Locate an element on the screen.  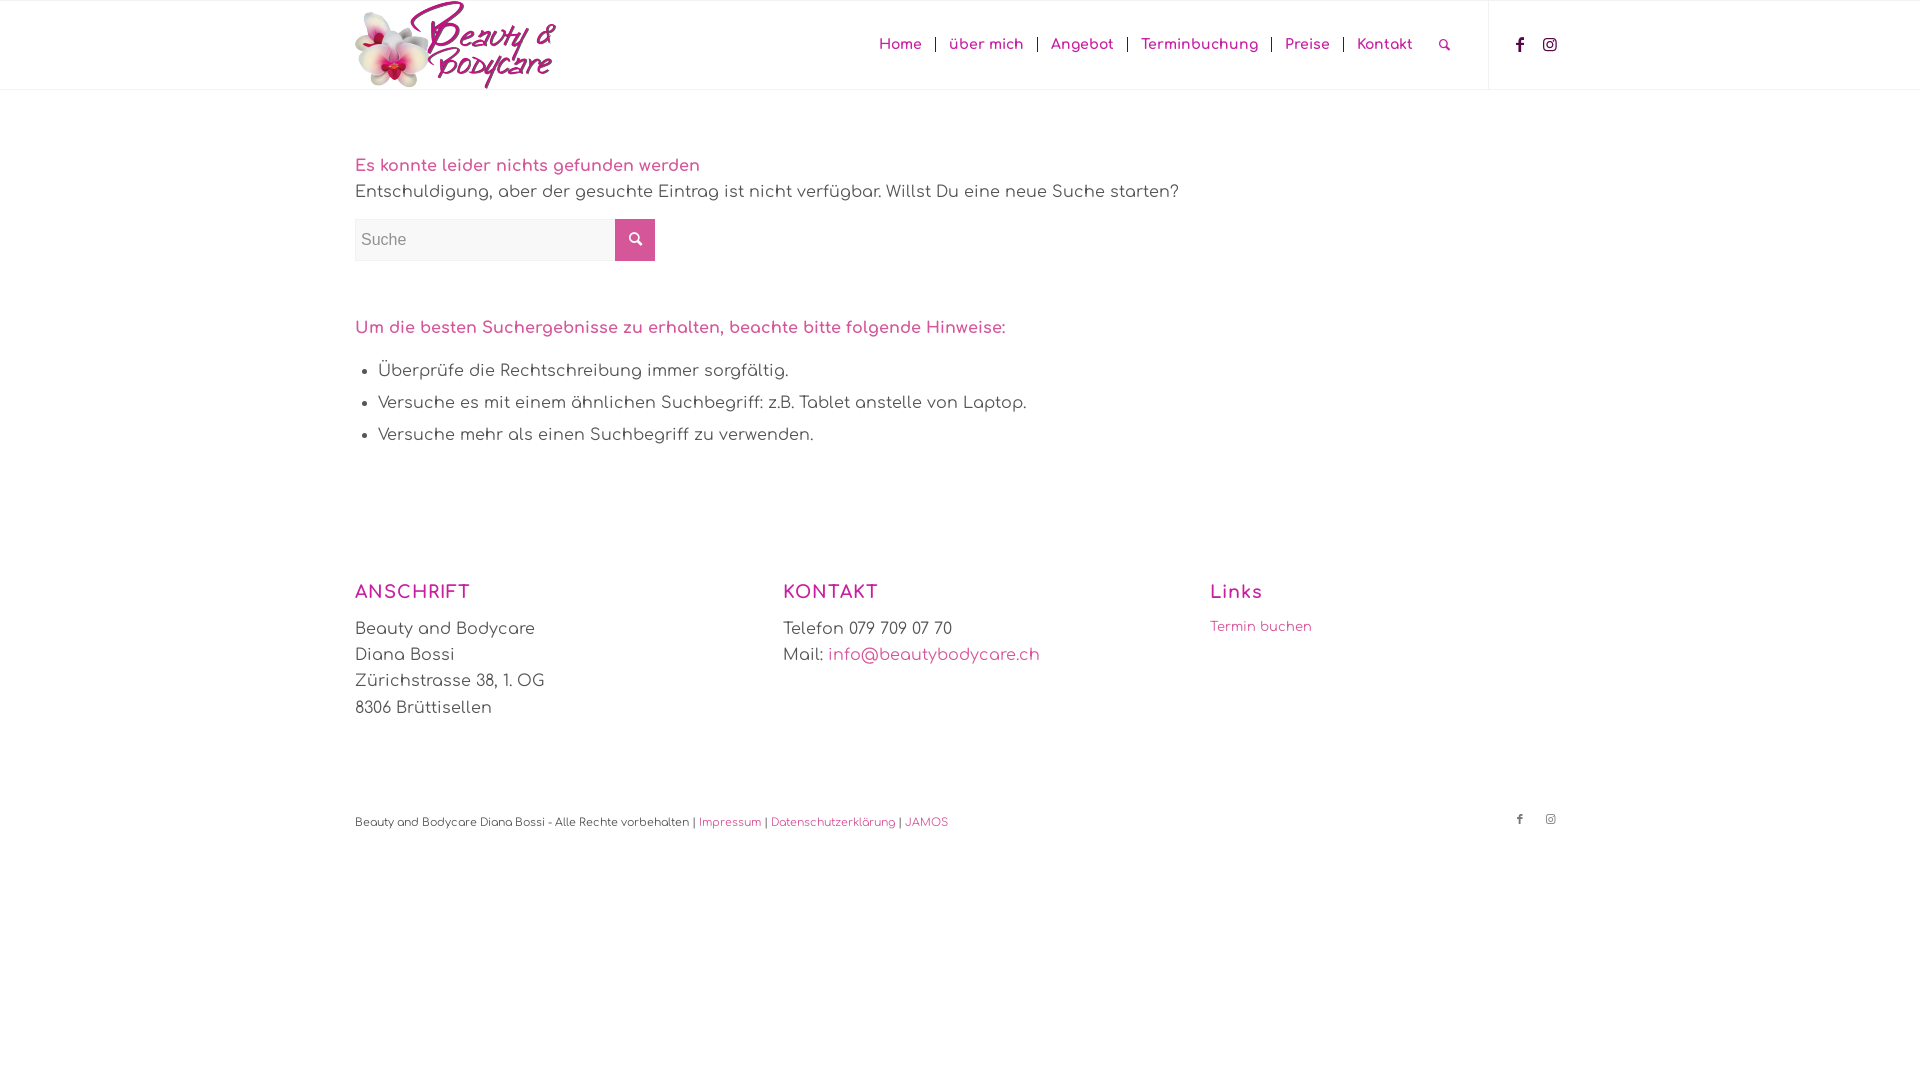
'Impressum' is located at coordinates (728, 822).